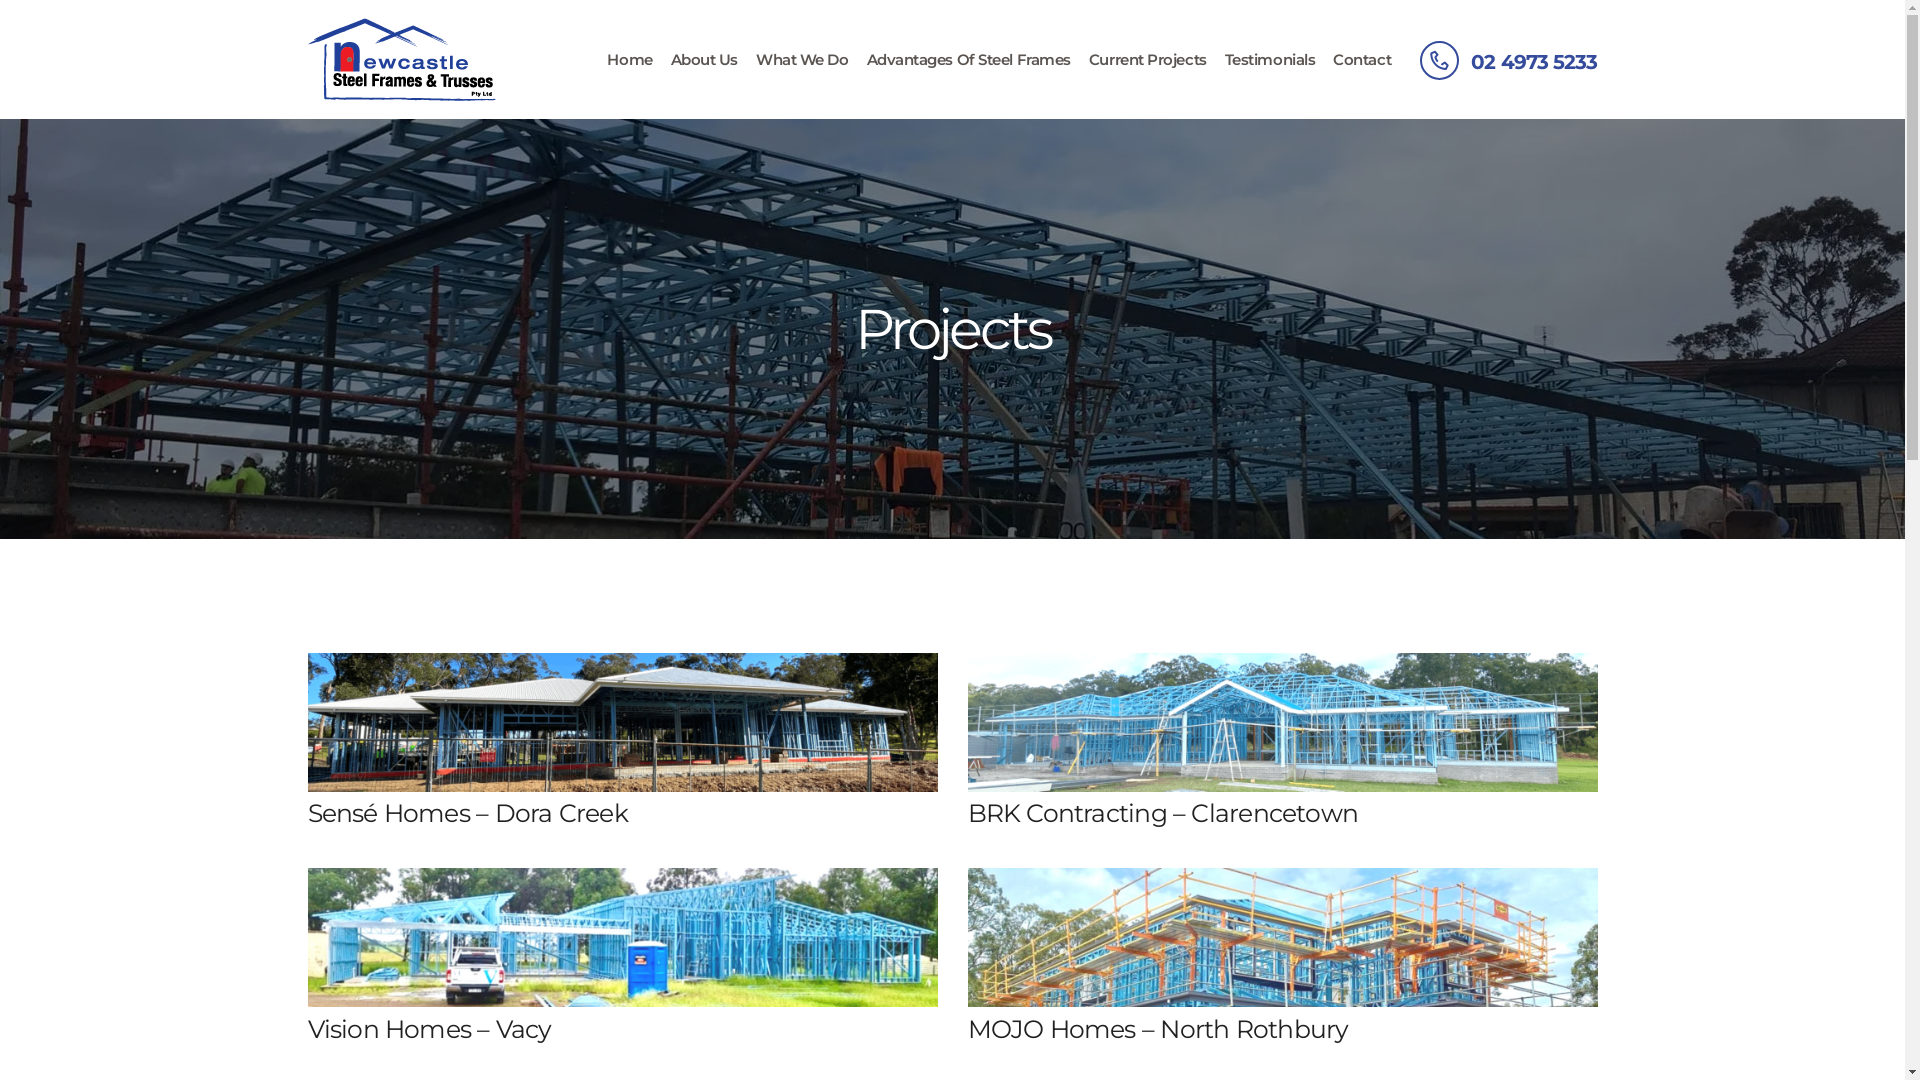  I want to click on 'Current Projects', so click(1147, 58).